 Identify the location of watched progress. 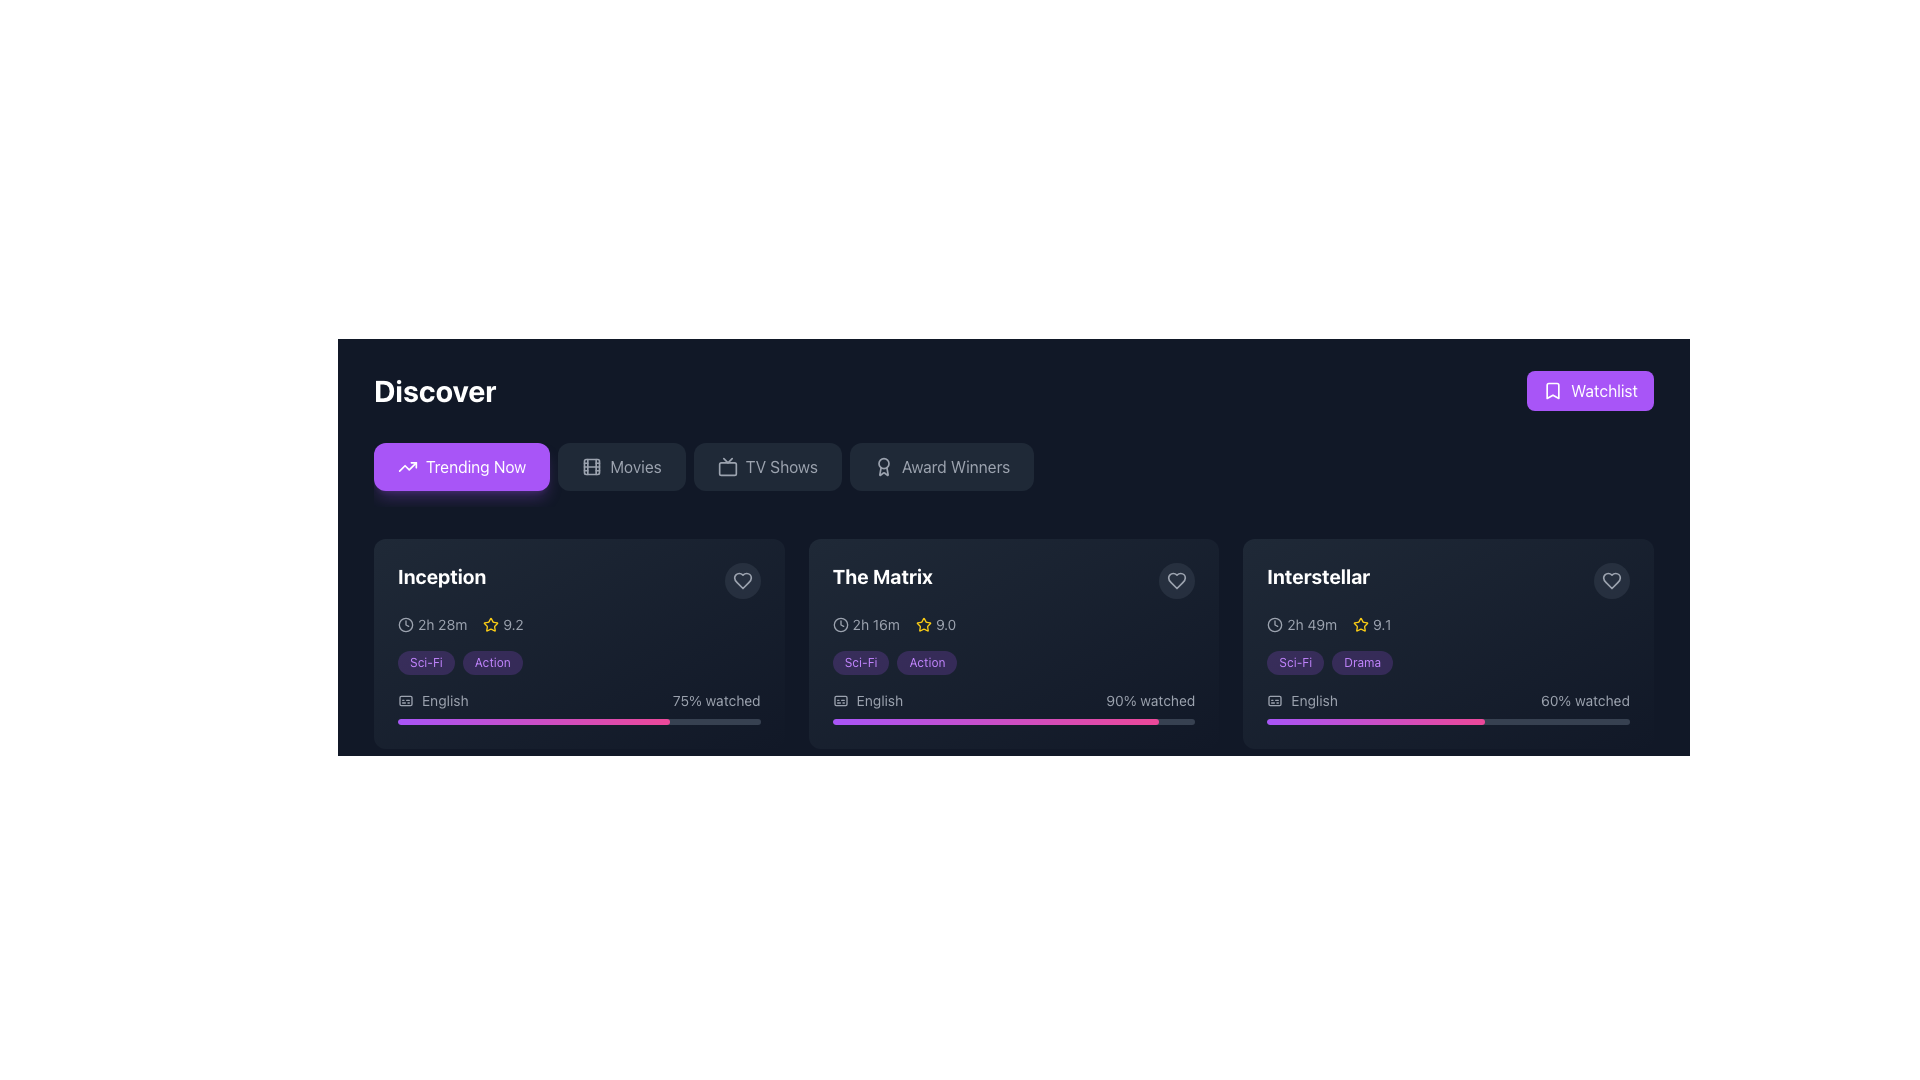
(1341, 721).